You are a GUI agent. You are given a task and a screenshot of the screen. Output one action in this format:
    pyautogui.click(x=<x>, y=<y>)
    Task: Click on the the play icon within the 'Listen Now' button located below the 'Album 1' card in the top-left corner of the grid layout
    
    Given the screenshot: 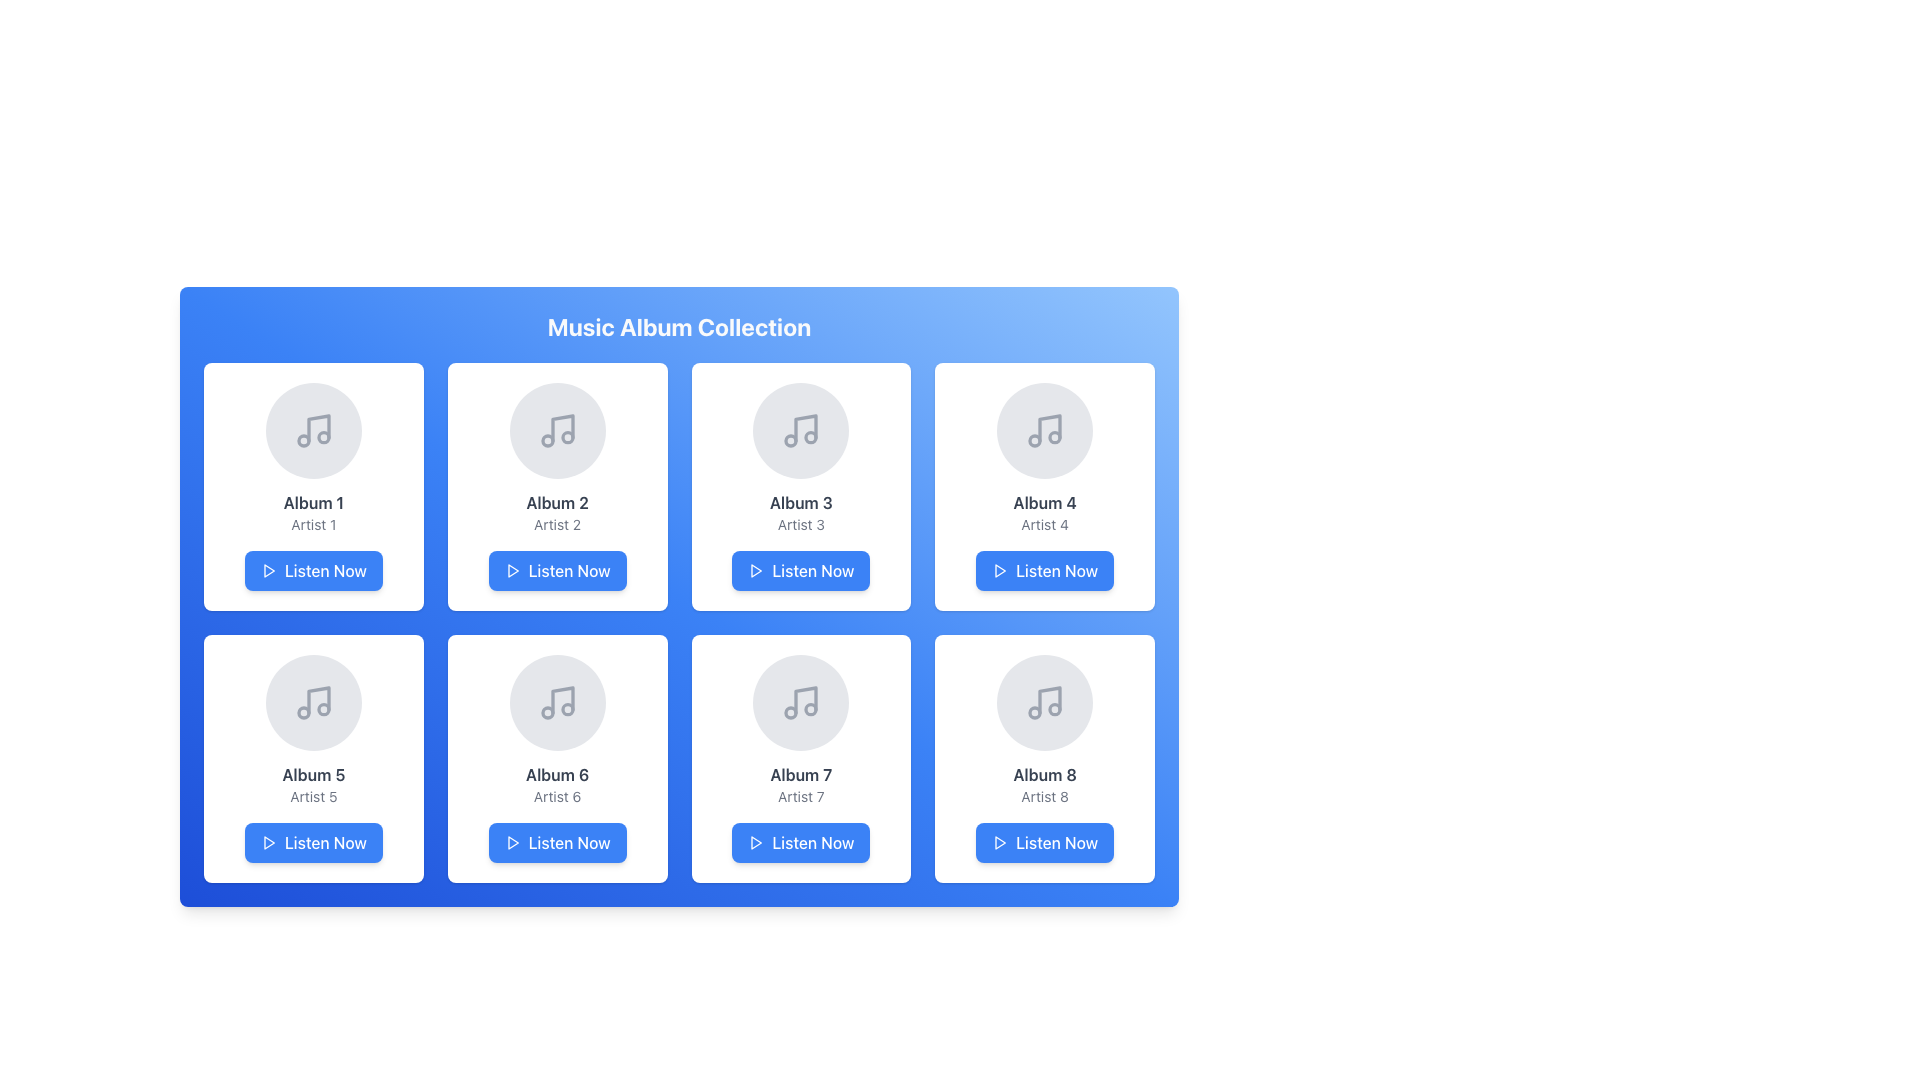 What is the action you would take?
    pyautogui.click(x=267, y=570)
    